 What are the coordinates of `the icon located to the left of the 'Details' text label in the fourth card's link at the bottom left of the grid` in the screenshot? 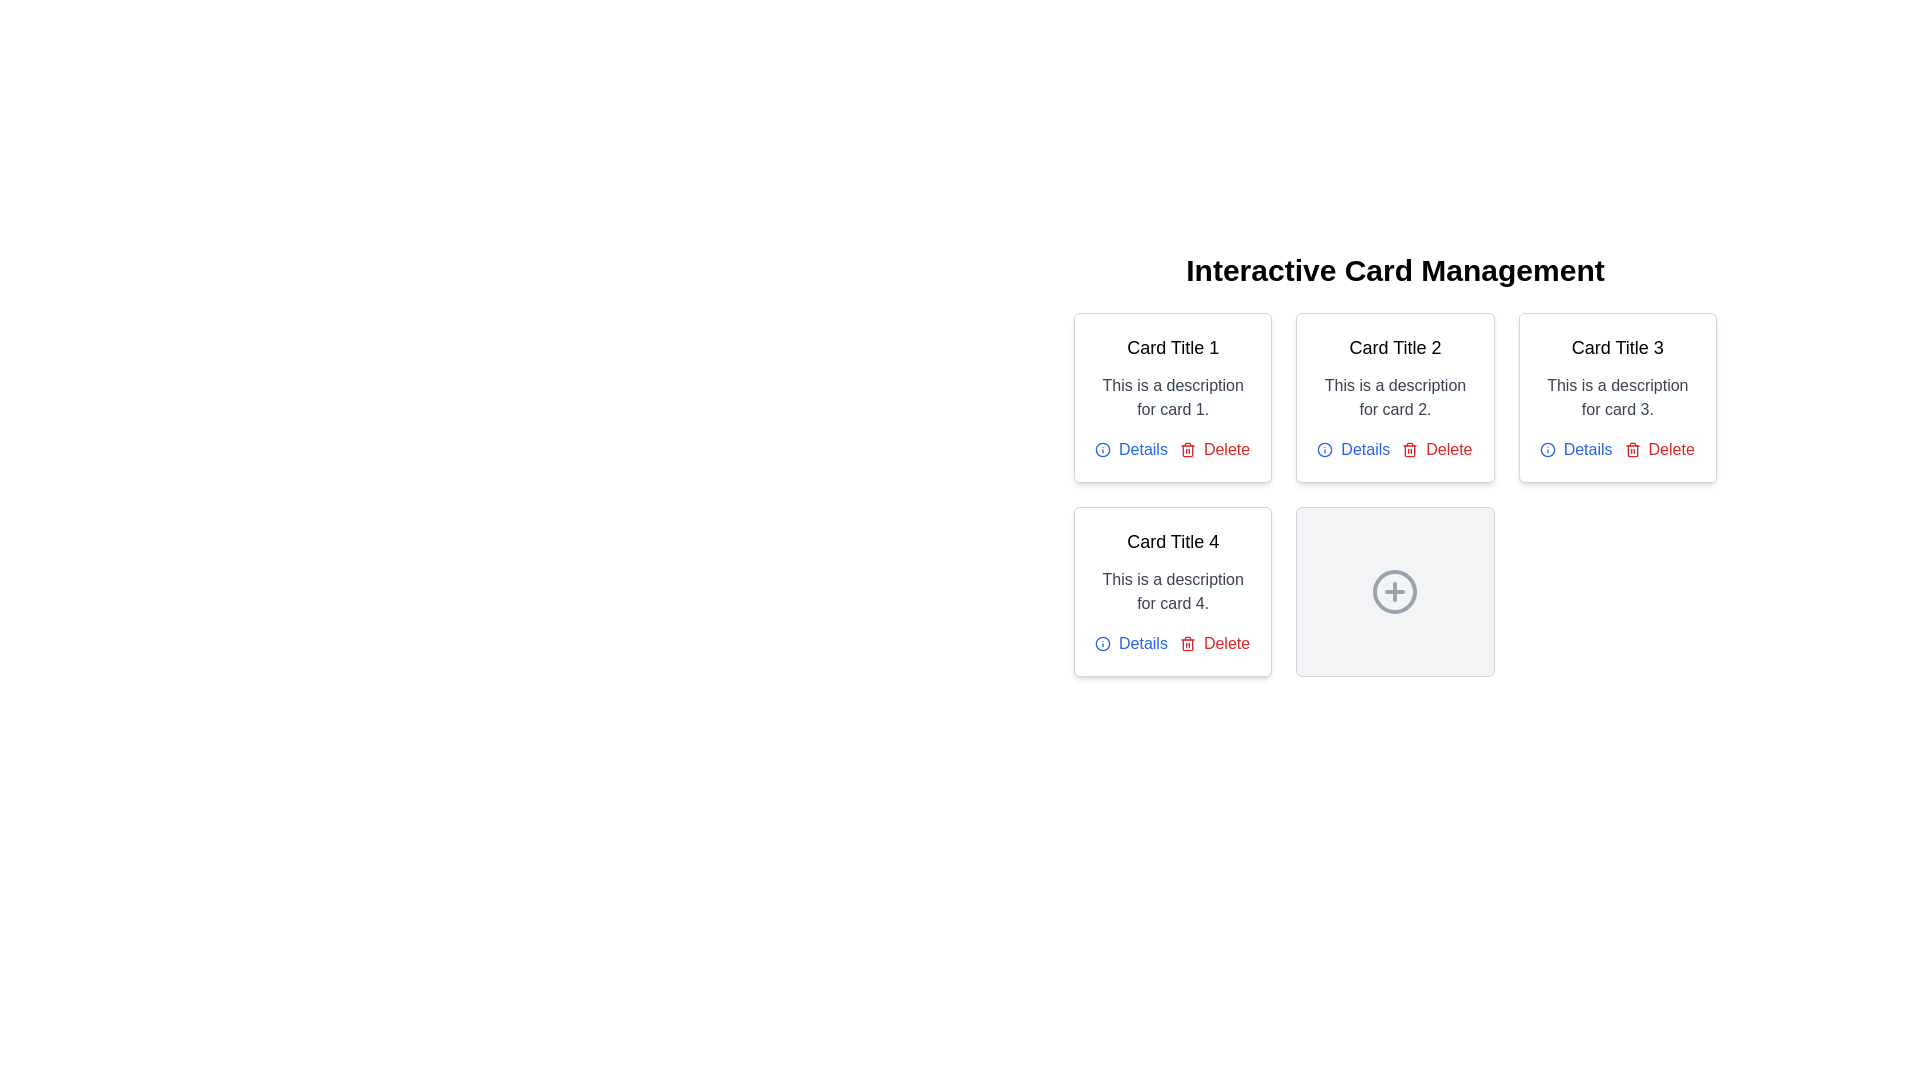 It's located at (1102, 644).